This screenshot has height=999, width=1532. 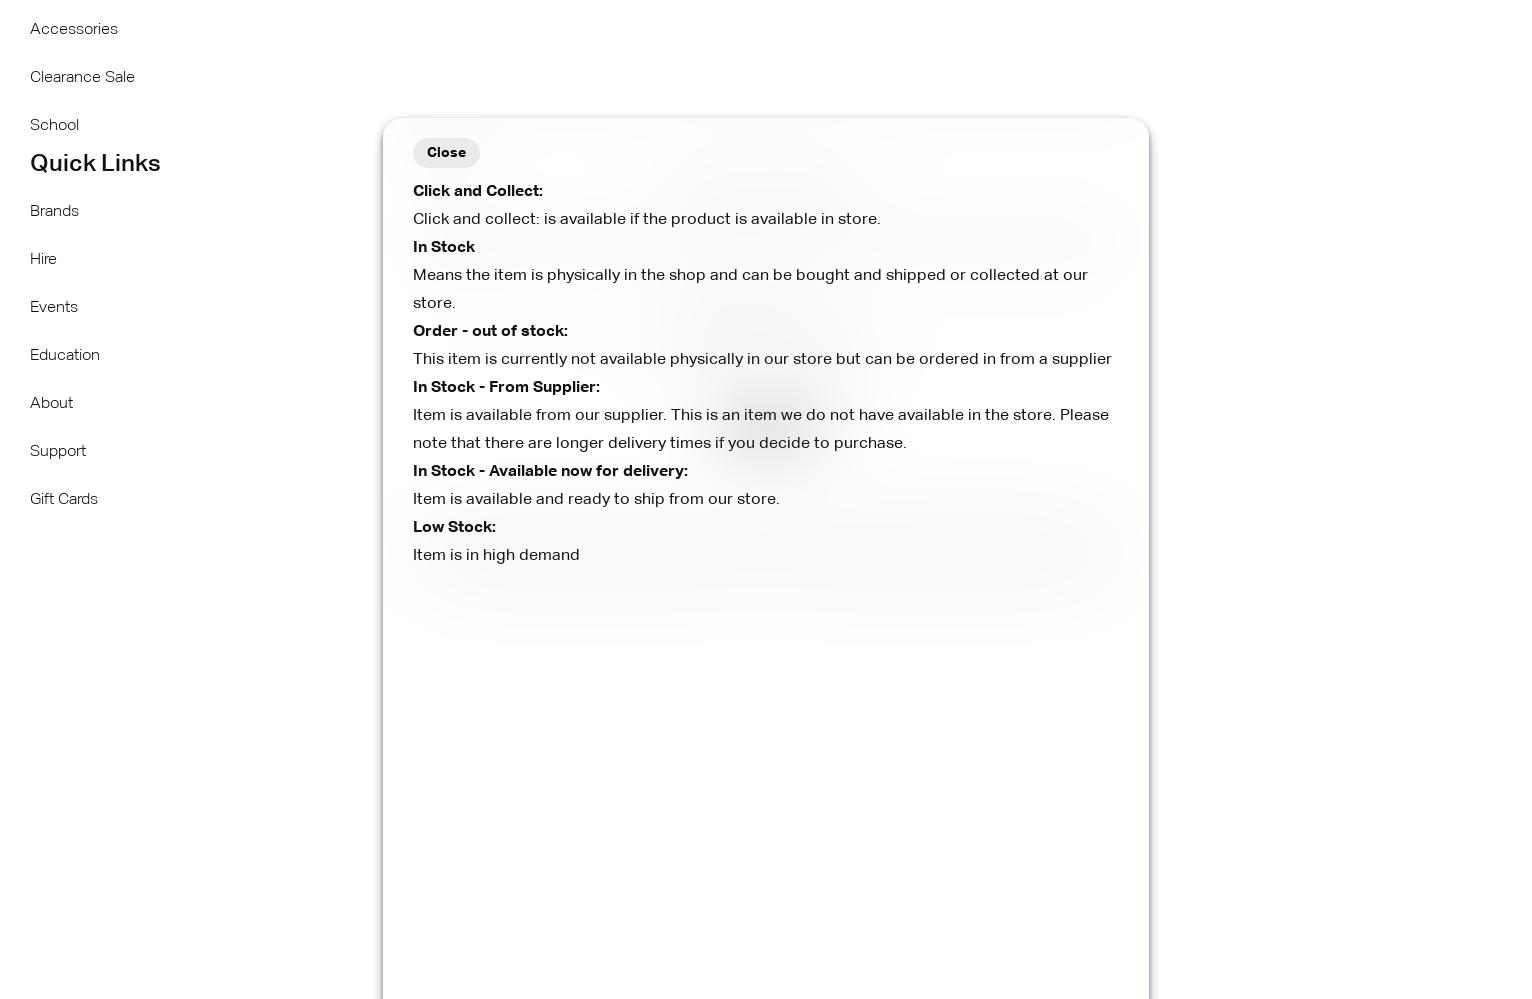 I want to click on 'Calculate Shipping', so click(x=766, y=189).